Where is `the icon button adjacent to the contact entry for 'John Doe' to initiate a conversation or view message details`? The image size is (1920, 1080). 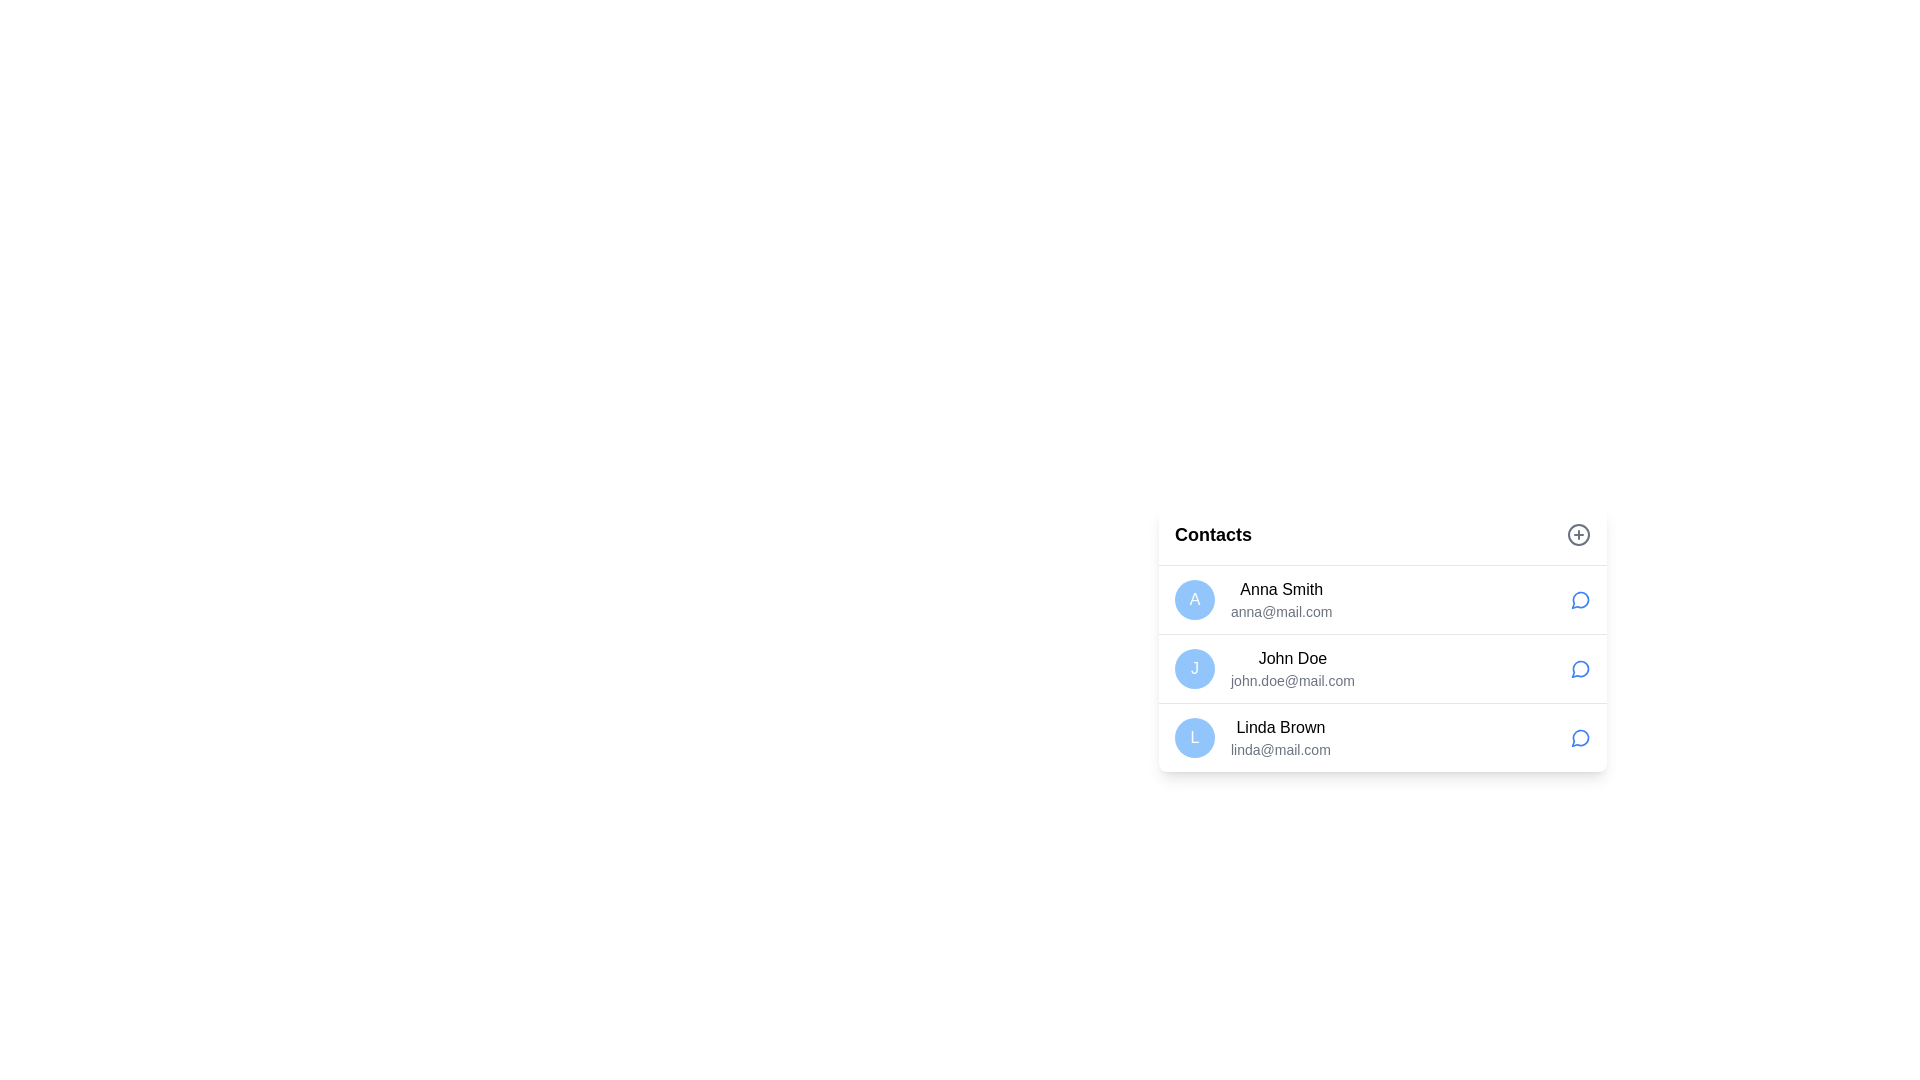
the icon button adjacent to the contact entry for 'John Doe' to initiate a conversation or view message details is located at coordinates (1579, 668).